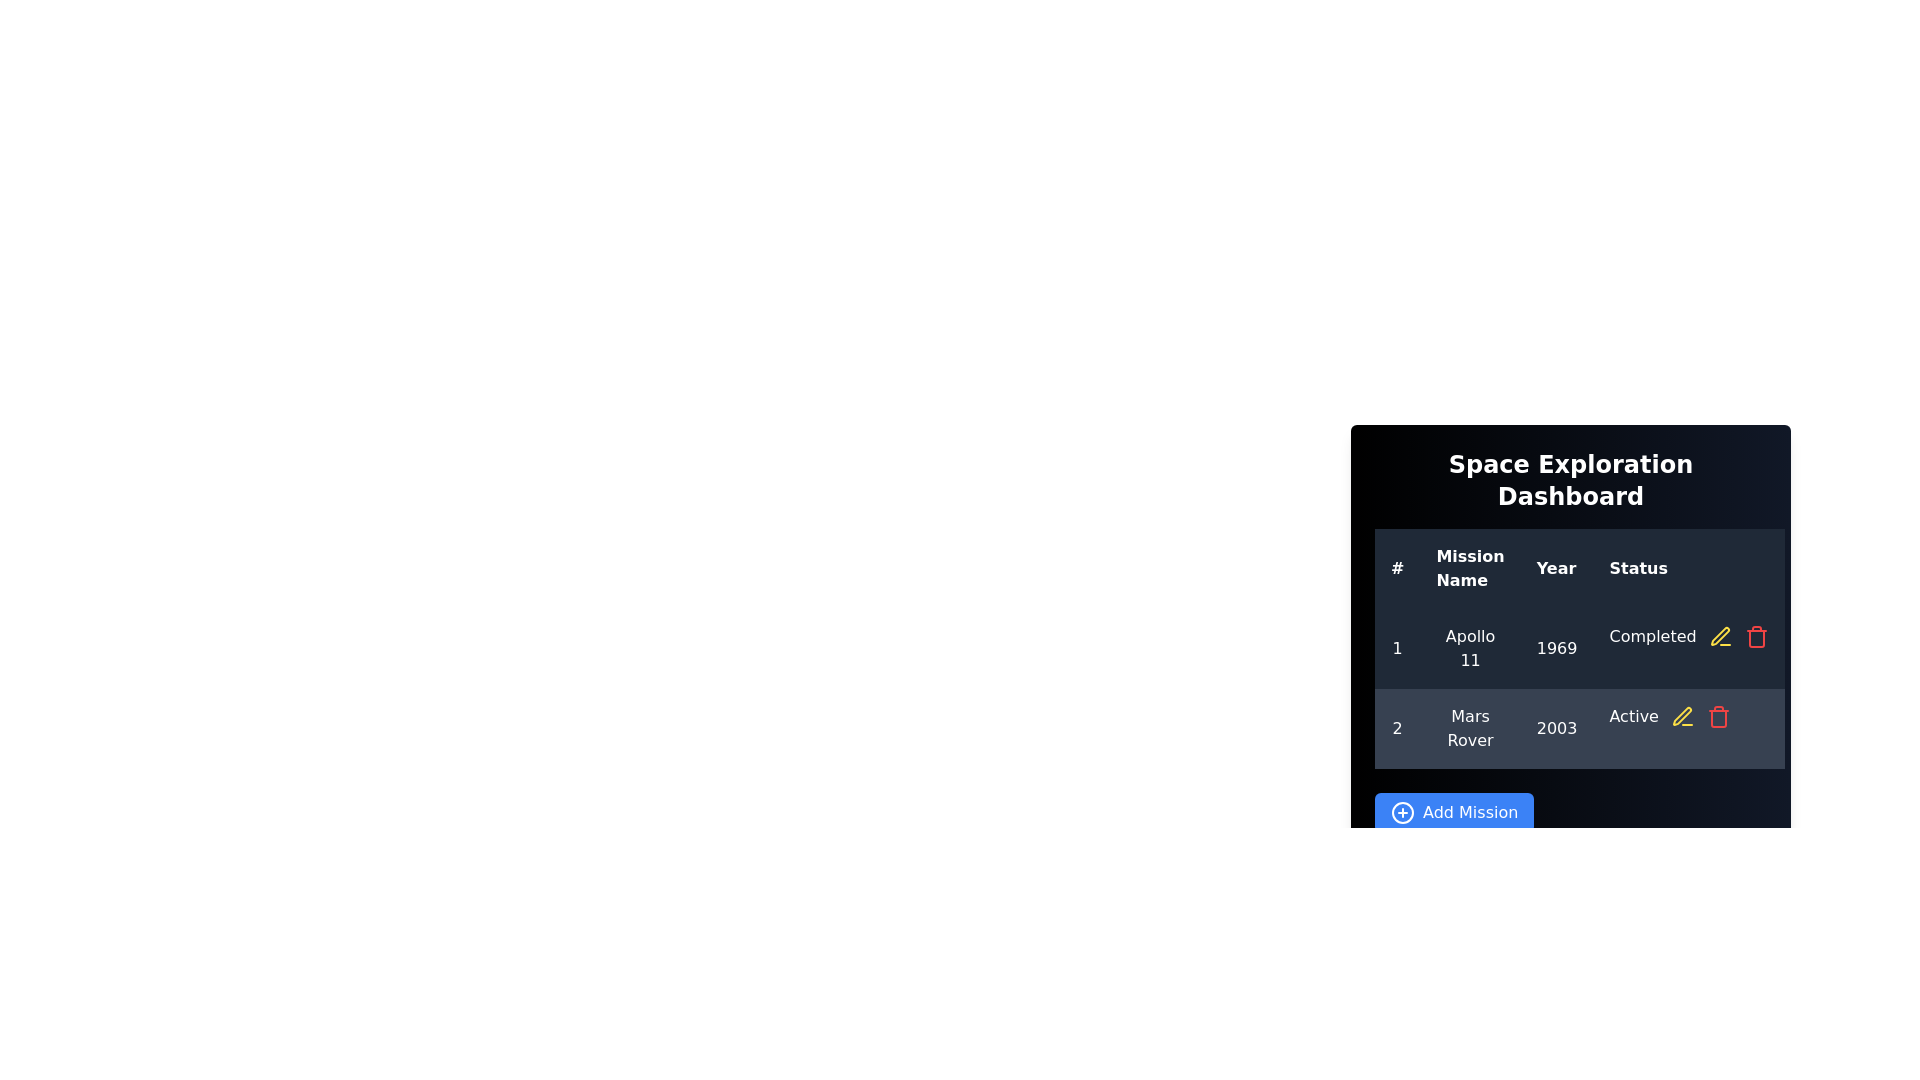  Describe the element at coordinates (1681, 716) in the screenshot. I see `the edit icon button located in the 'Status' column of the second row in the 'Space Exploration Dashboard' table to trigger a color change effect` at that location.